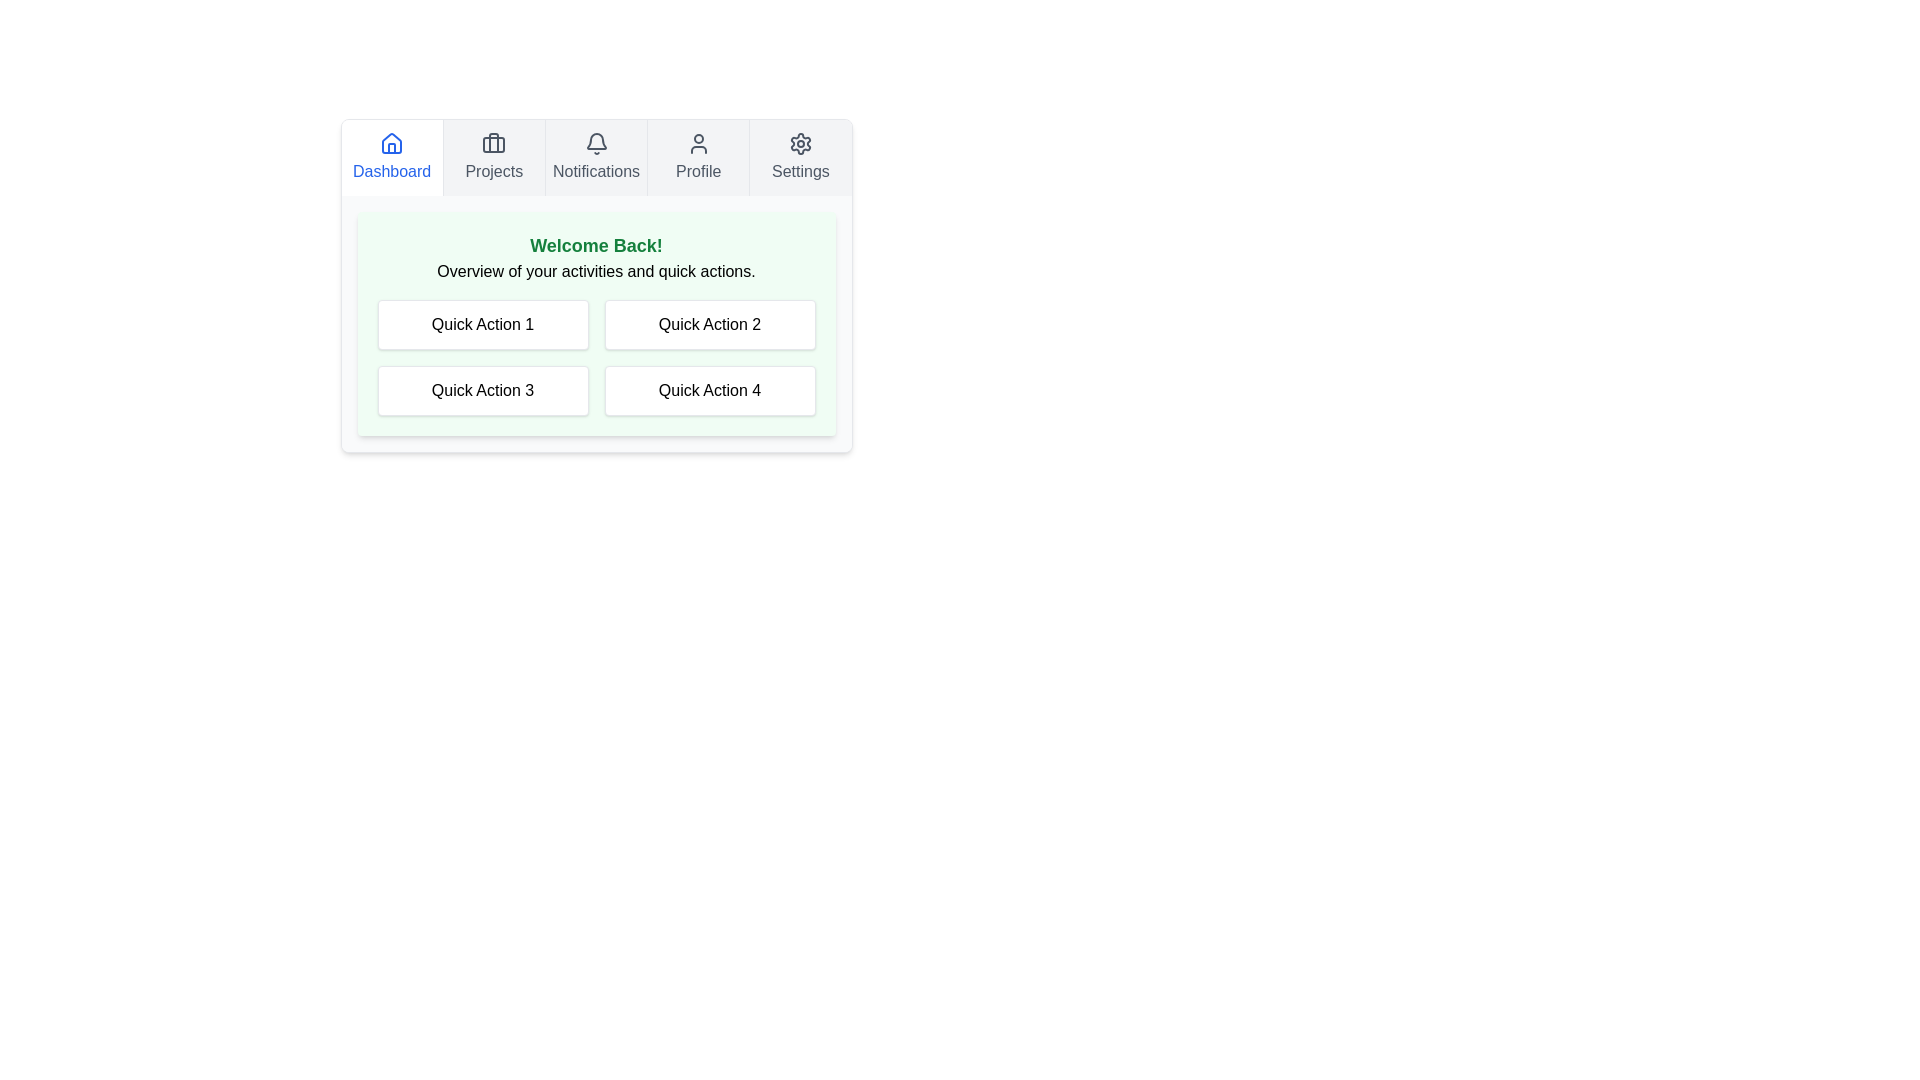  I want to click on the Navigation Button with a house icon and 'Dashboard' text, so click(392, 157).